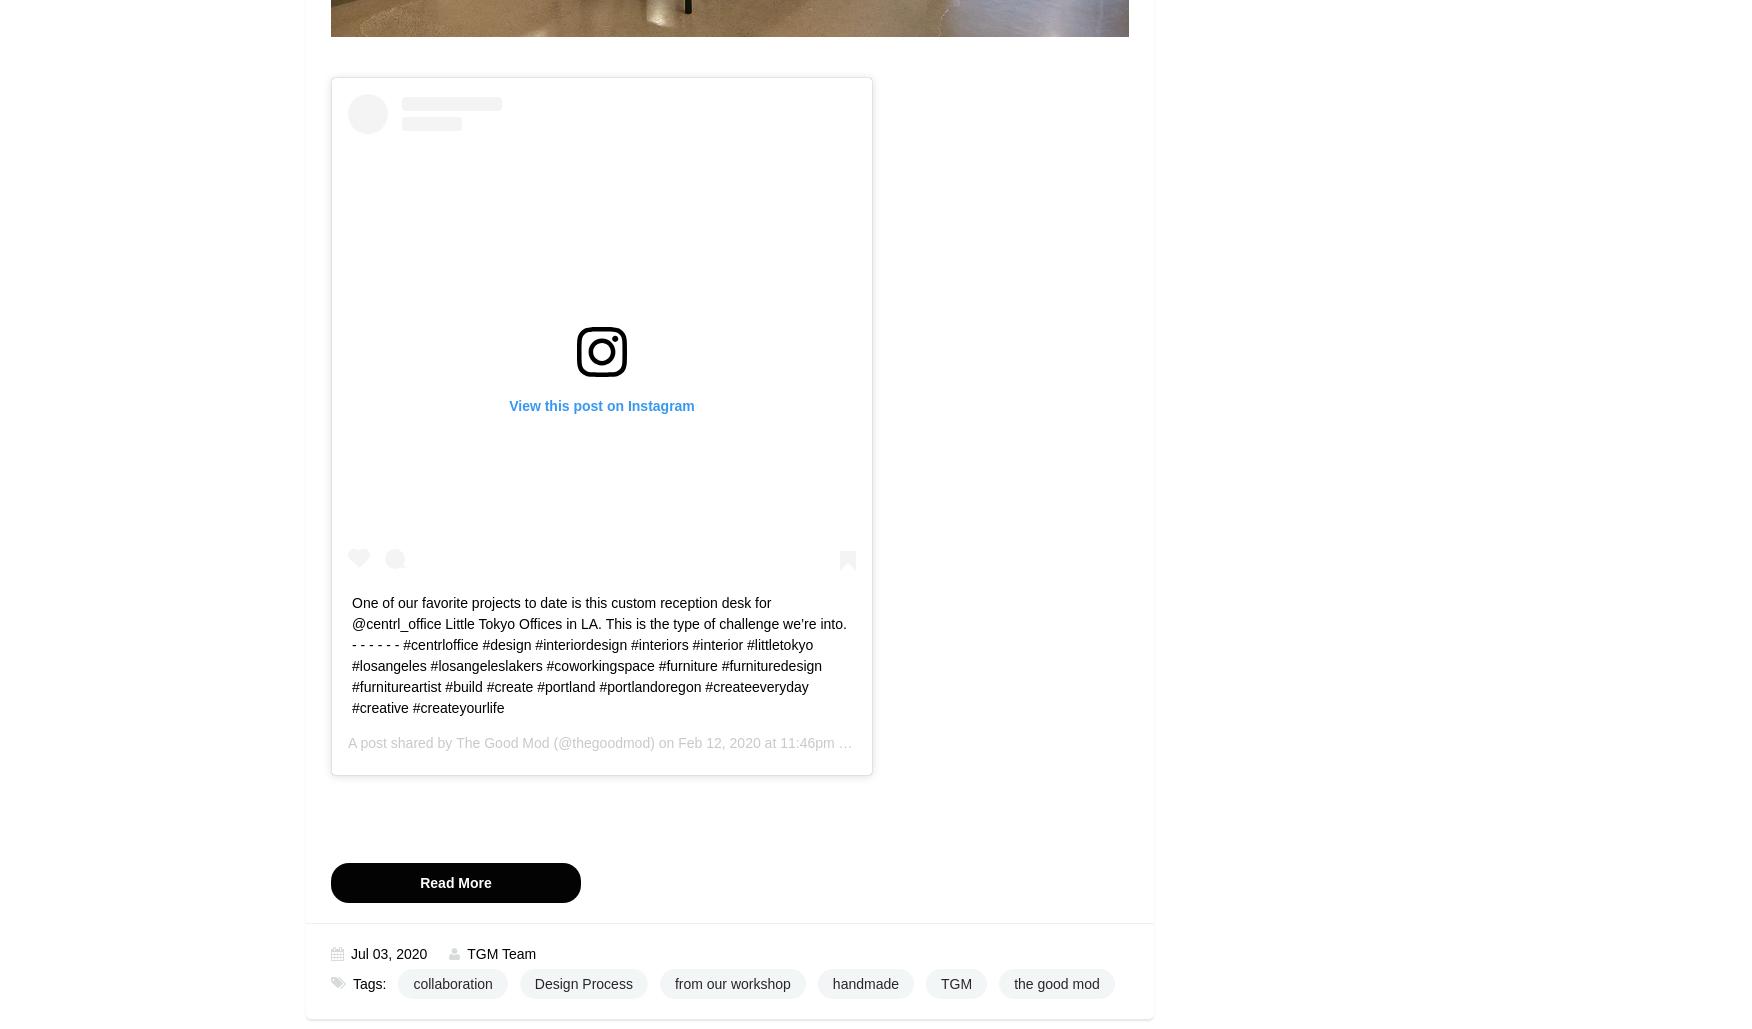  What do you see at coordinates (401, 743) in the screenshot?
I see `'A post shared by'` at bounding box center [401, 743].